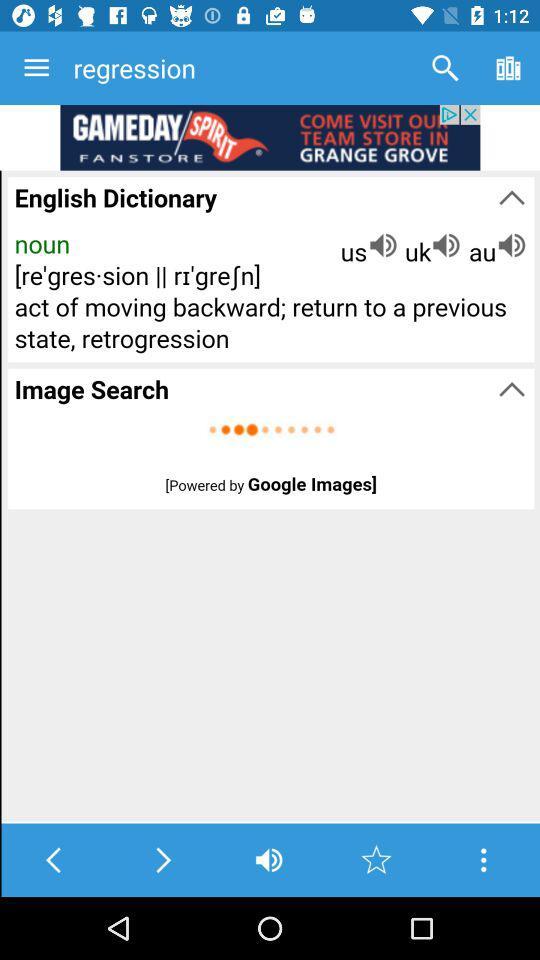 The width and height of the screenshot is (540, 960). I want to click on the star icon, so click(376, 859).